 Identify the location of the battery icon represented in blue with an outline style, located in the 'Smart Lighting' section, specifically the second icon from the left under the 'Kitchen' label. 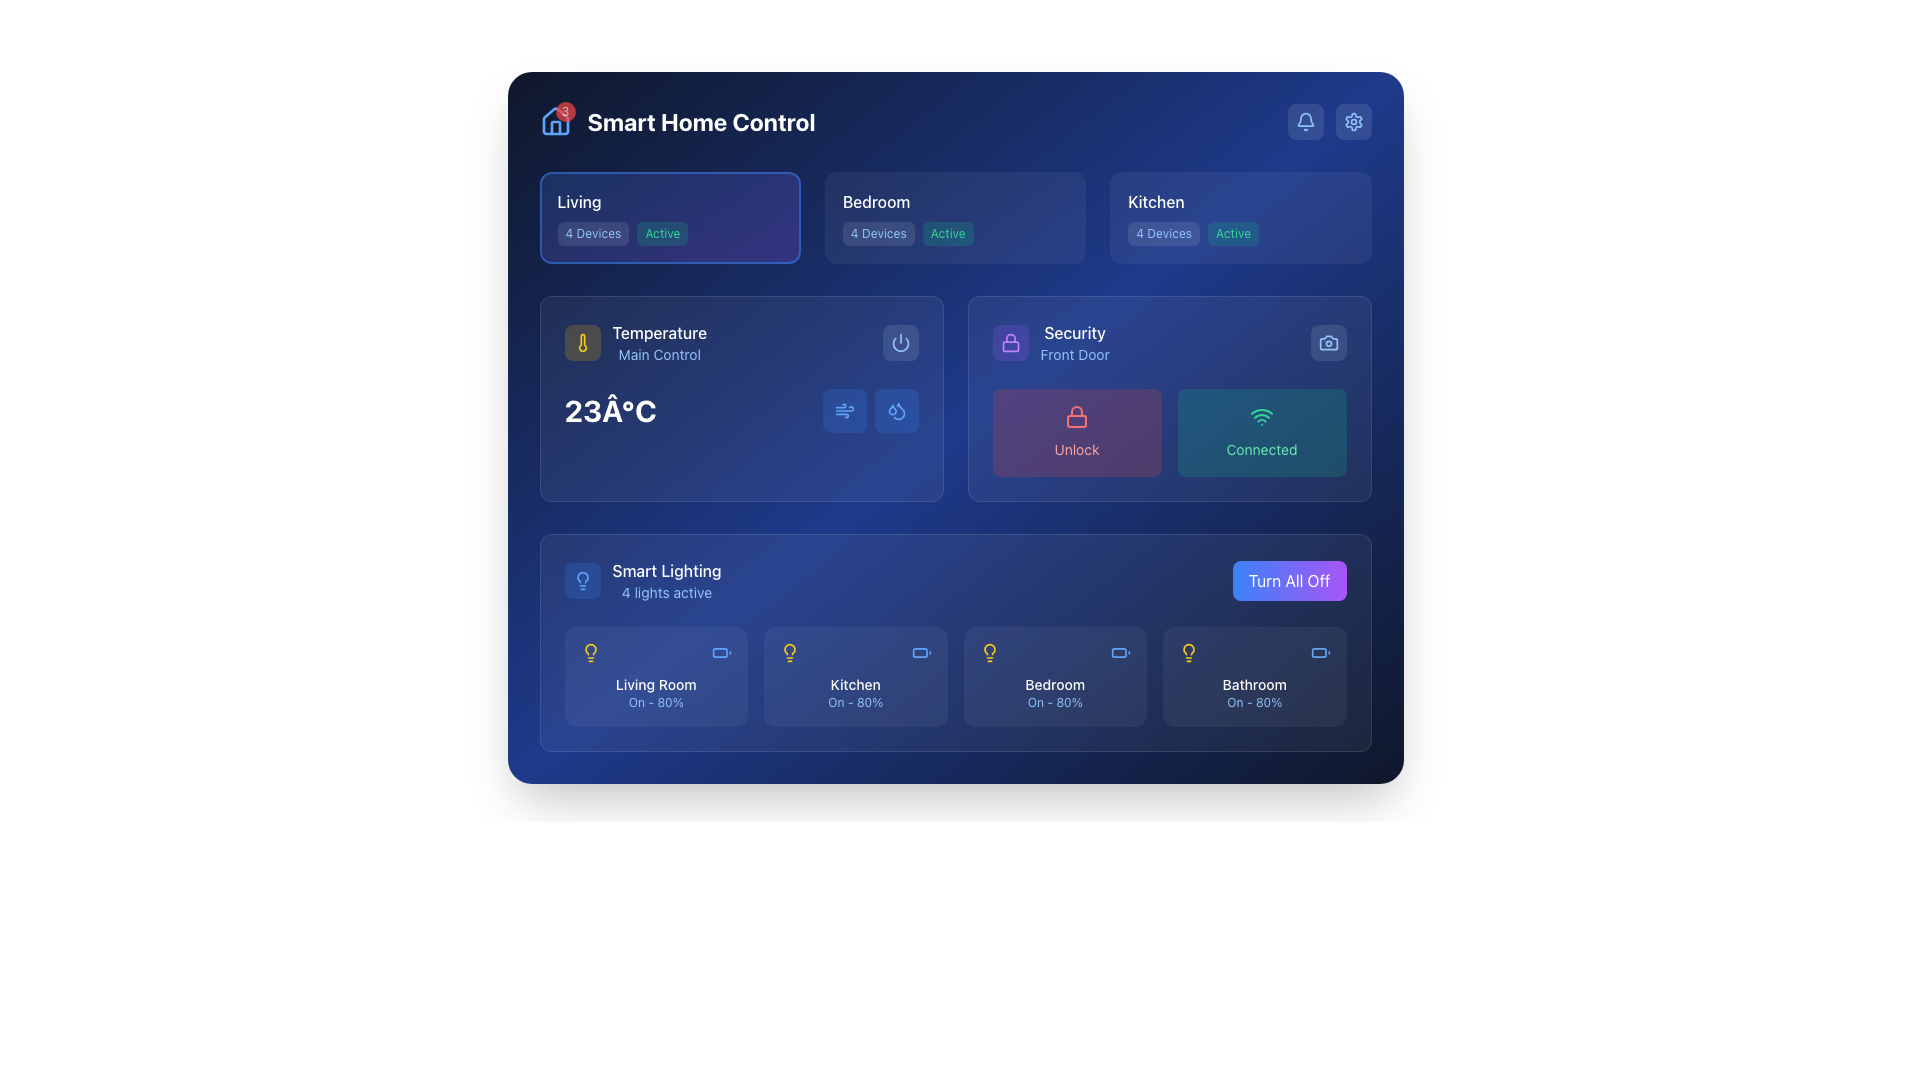
(920, 652).